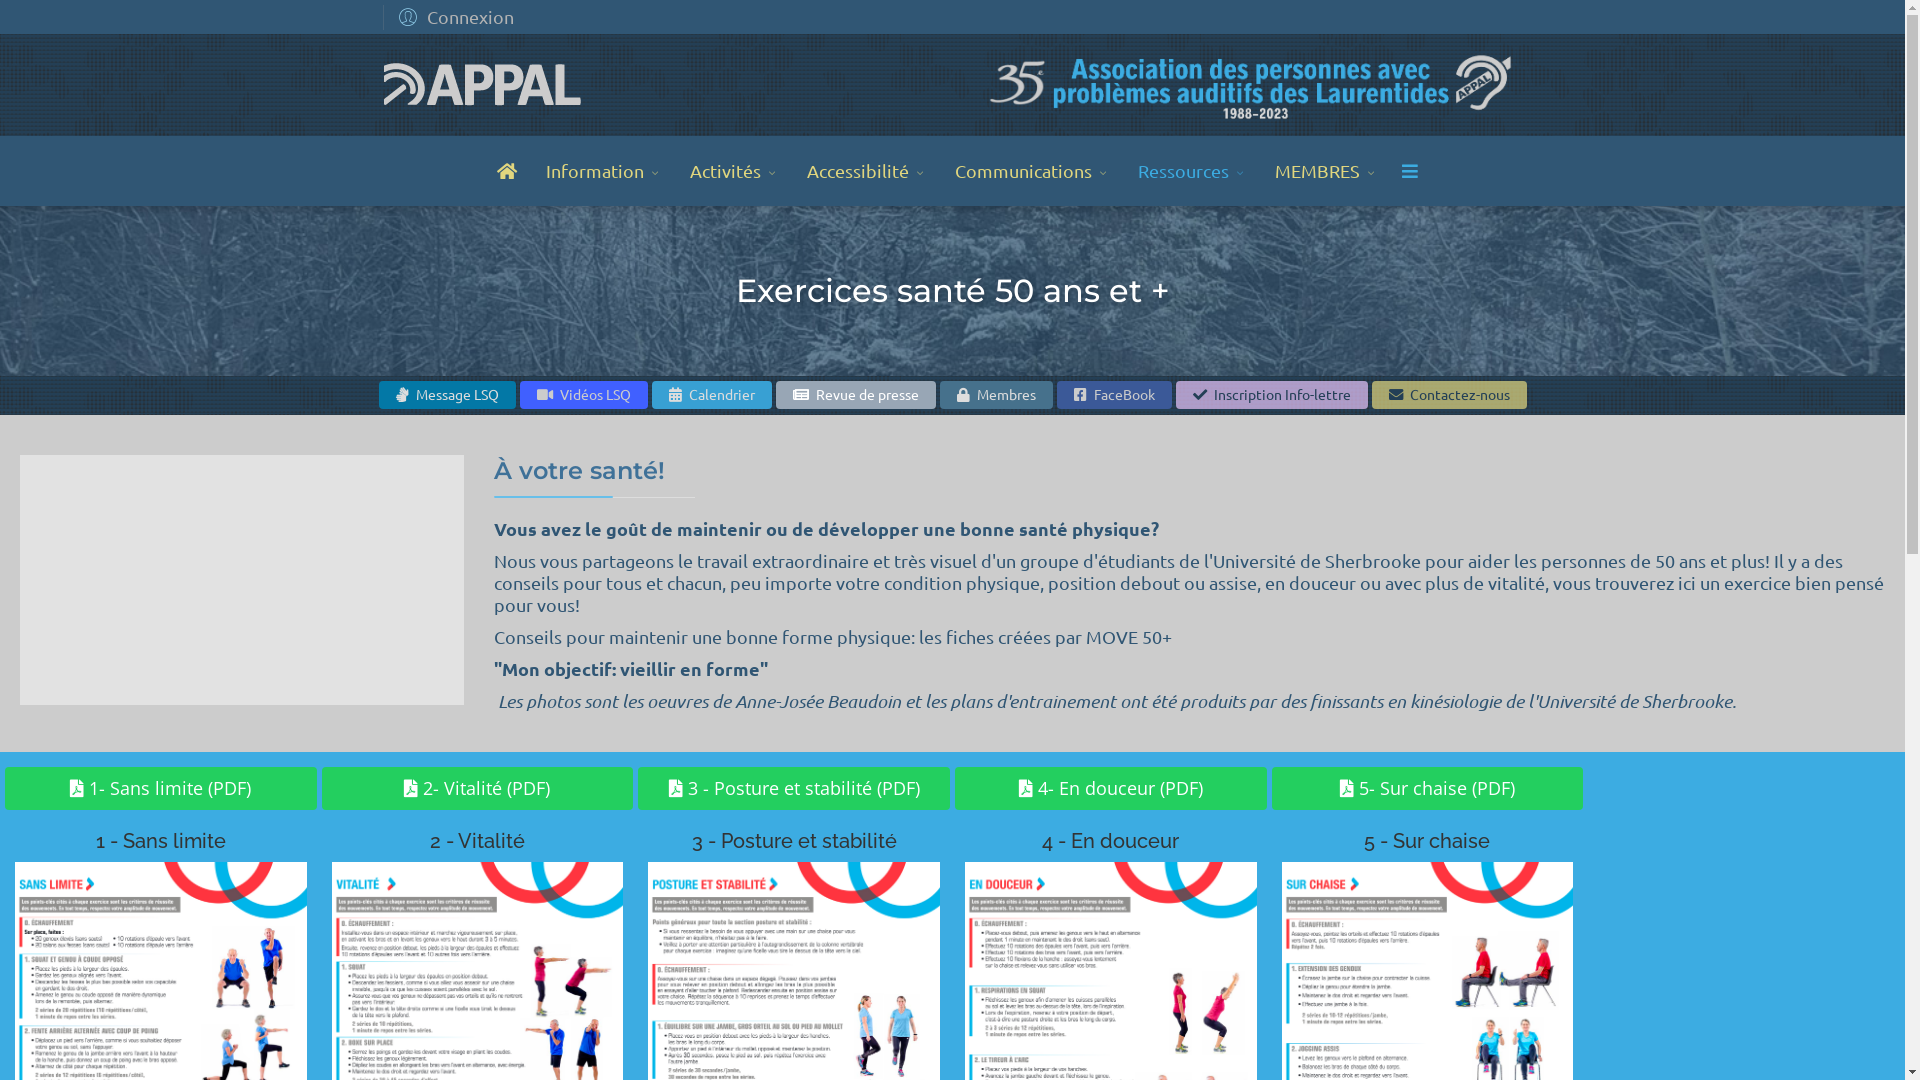 Image resolution: width=1920 pixels, height=1080 pixels. Describe the element at coordinates (1194, 169) in the screenshot. I see `'Ressources'` at that location.